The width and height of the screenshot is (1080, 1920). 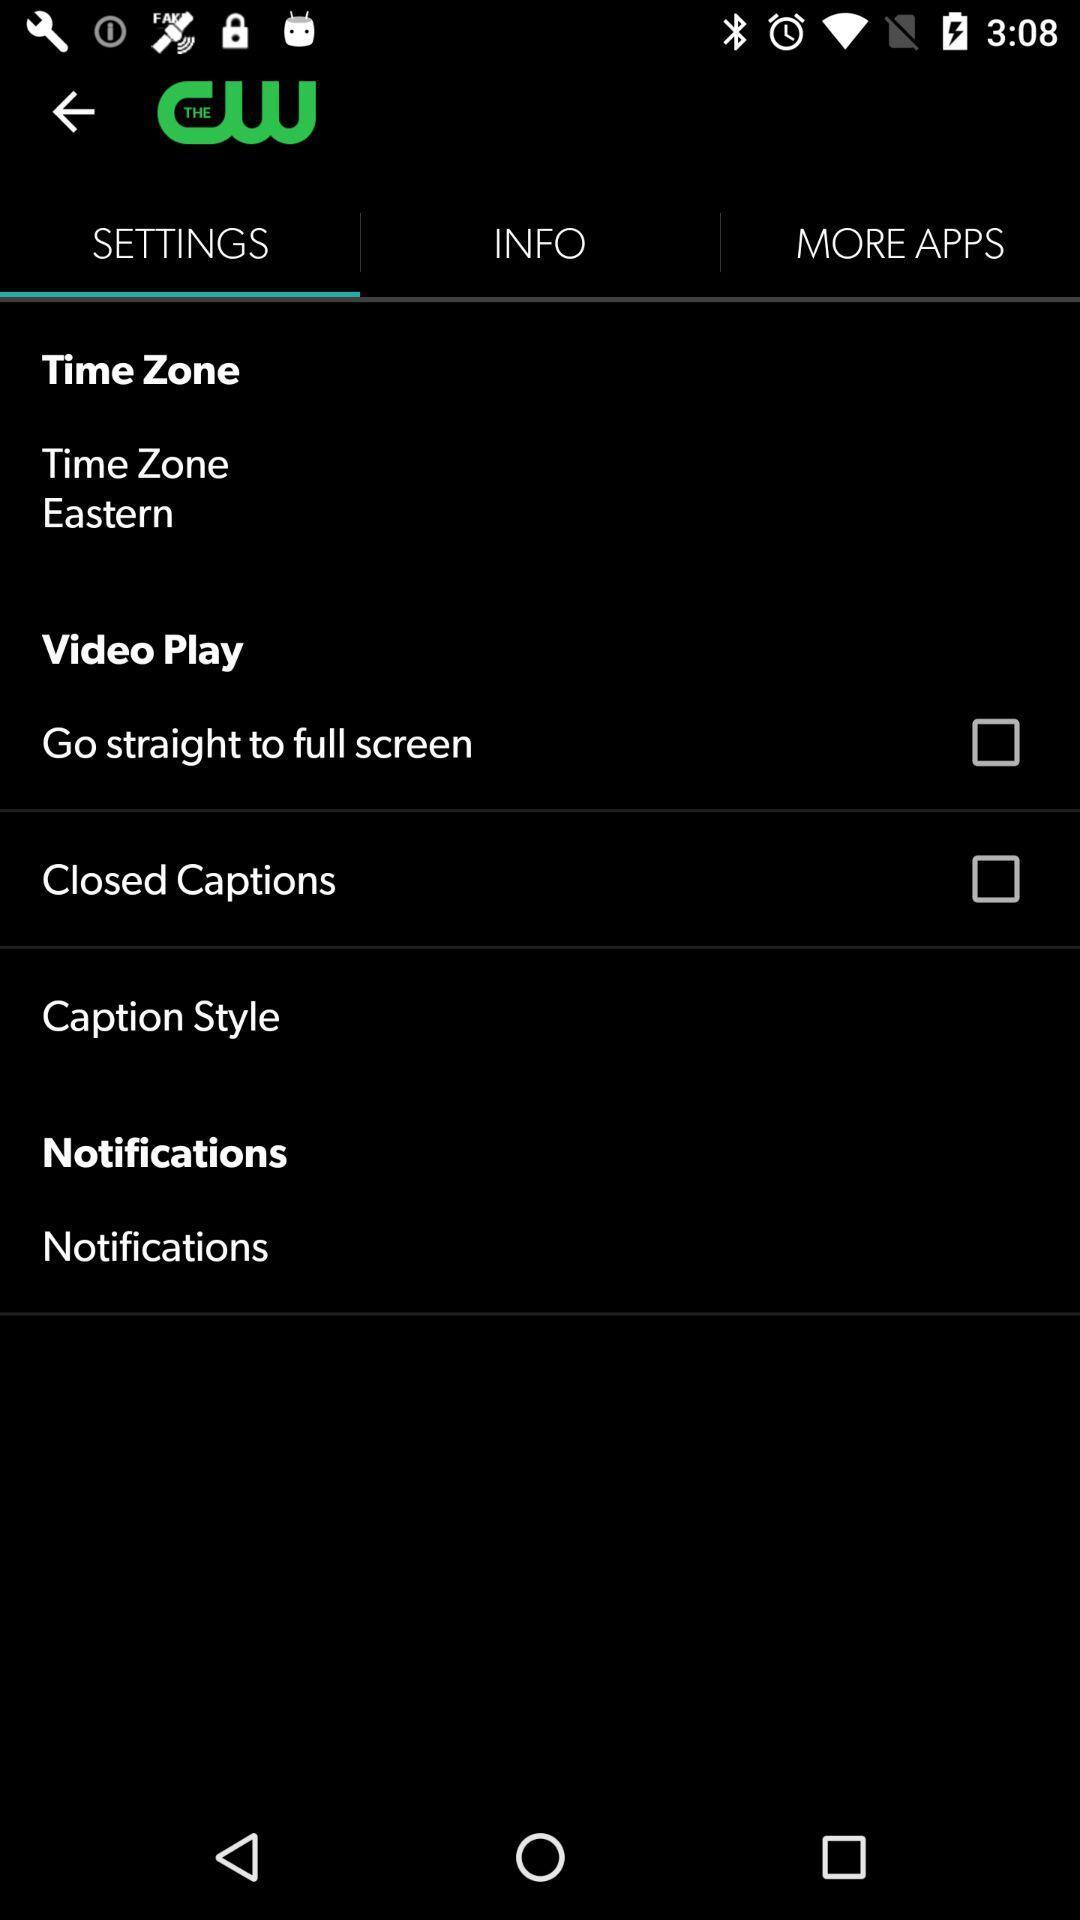 What do you see at coordinates (540, 242) in the screenshot?
I see `the item next to more apps item` at bounding box center [540, 242].